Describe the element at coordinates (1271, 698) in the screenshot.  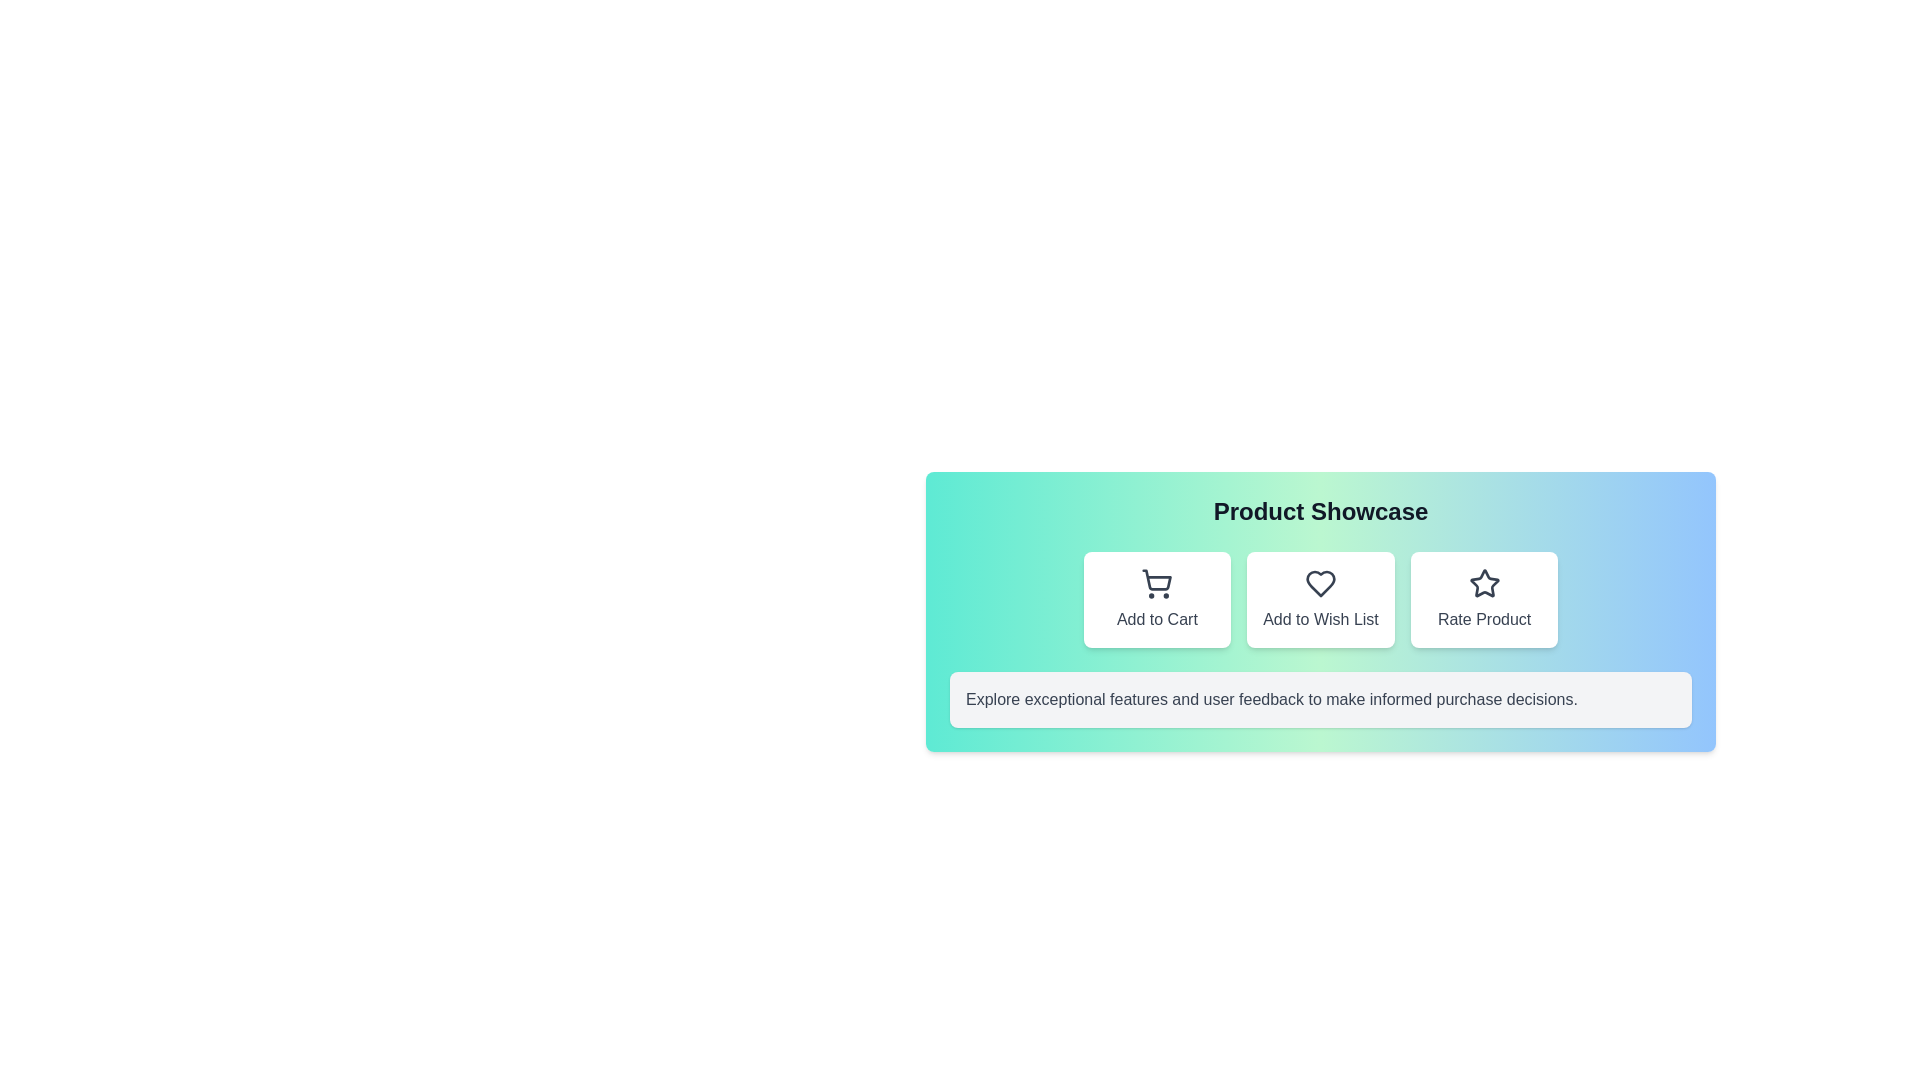
I see `text block that says 'Explore exceptional features and user feedback to make informed purchase decisions.' It is styled with a medium-sized font and gray color, located at the bottom of the card in the 'Product Showcase' section` at that location.